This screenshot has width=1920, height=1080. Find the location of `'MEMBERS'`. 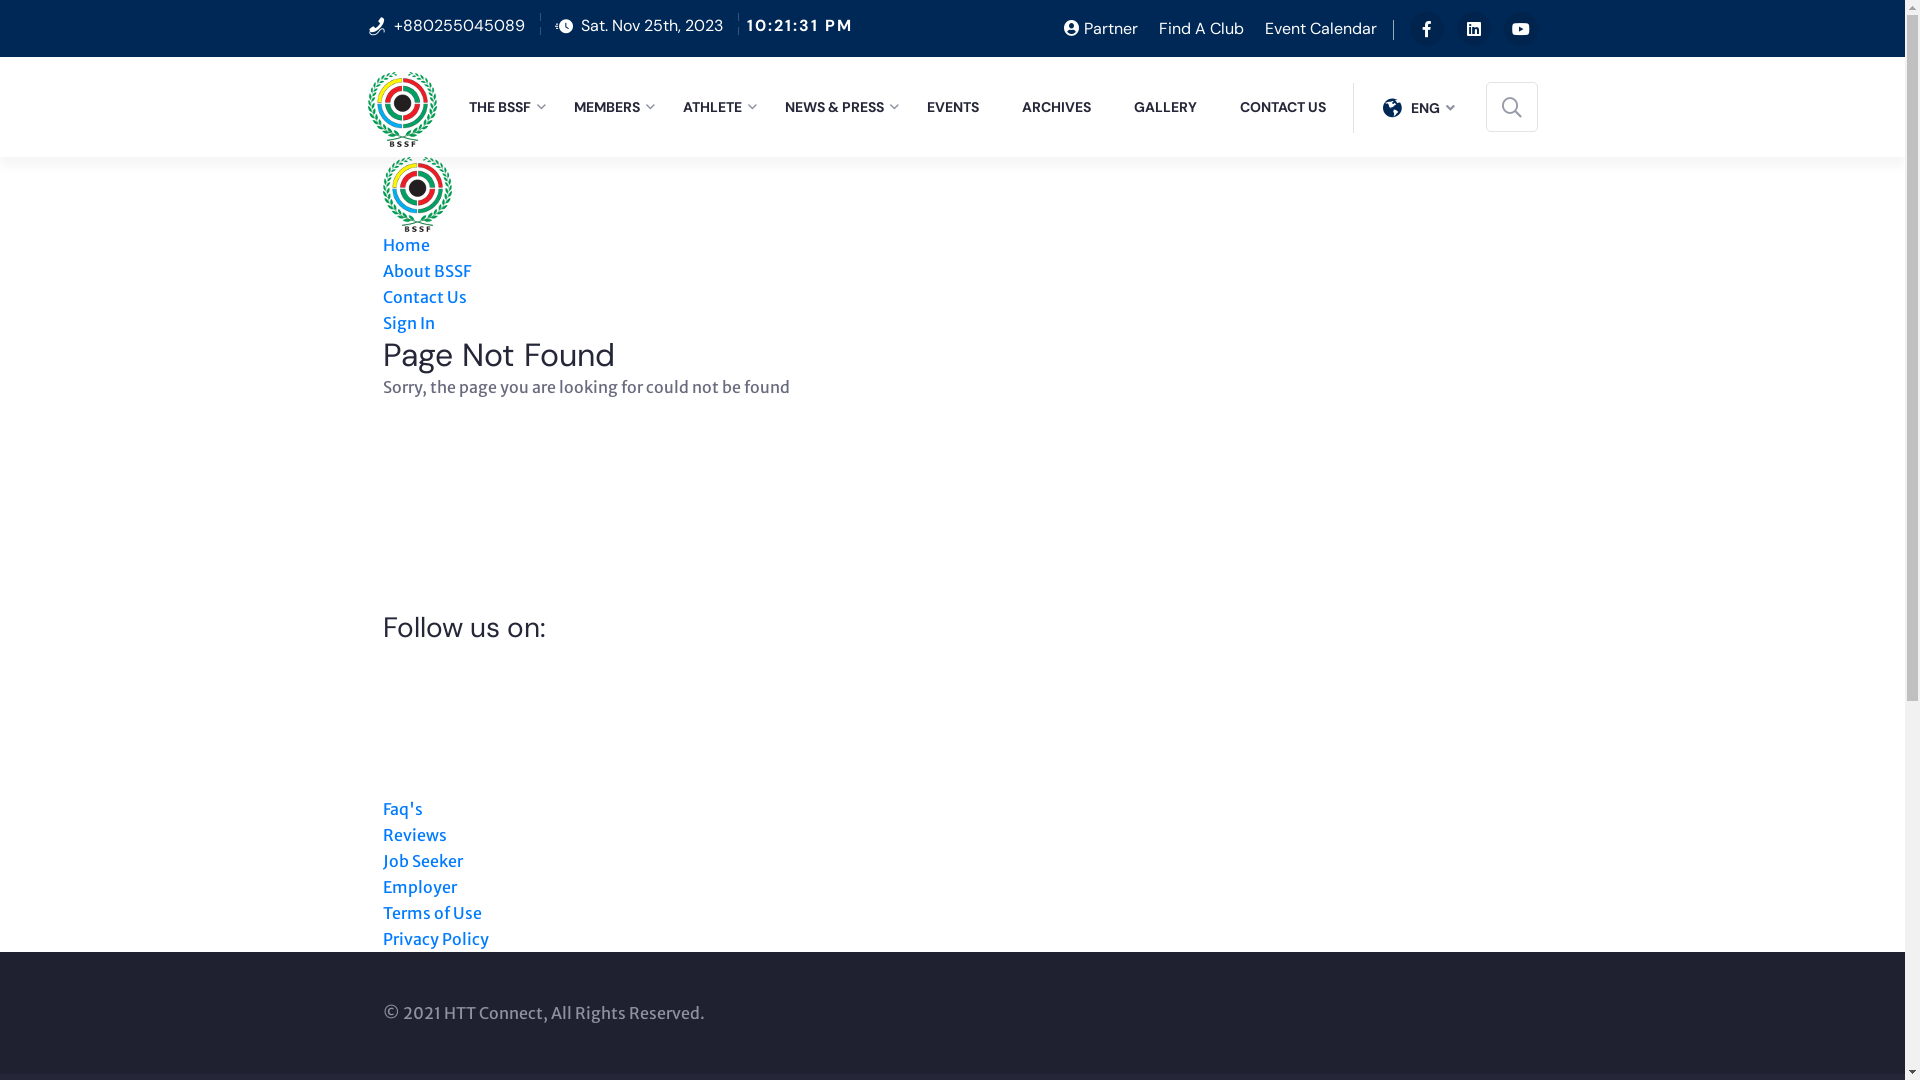

'MEMBERS' is located at coordinates (573, 107).